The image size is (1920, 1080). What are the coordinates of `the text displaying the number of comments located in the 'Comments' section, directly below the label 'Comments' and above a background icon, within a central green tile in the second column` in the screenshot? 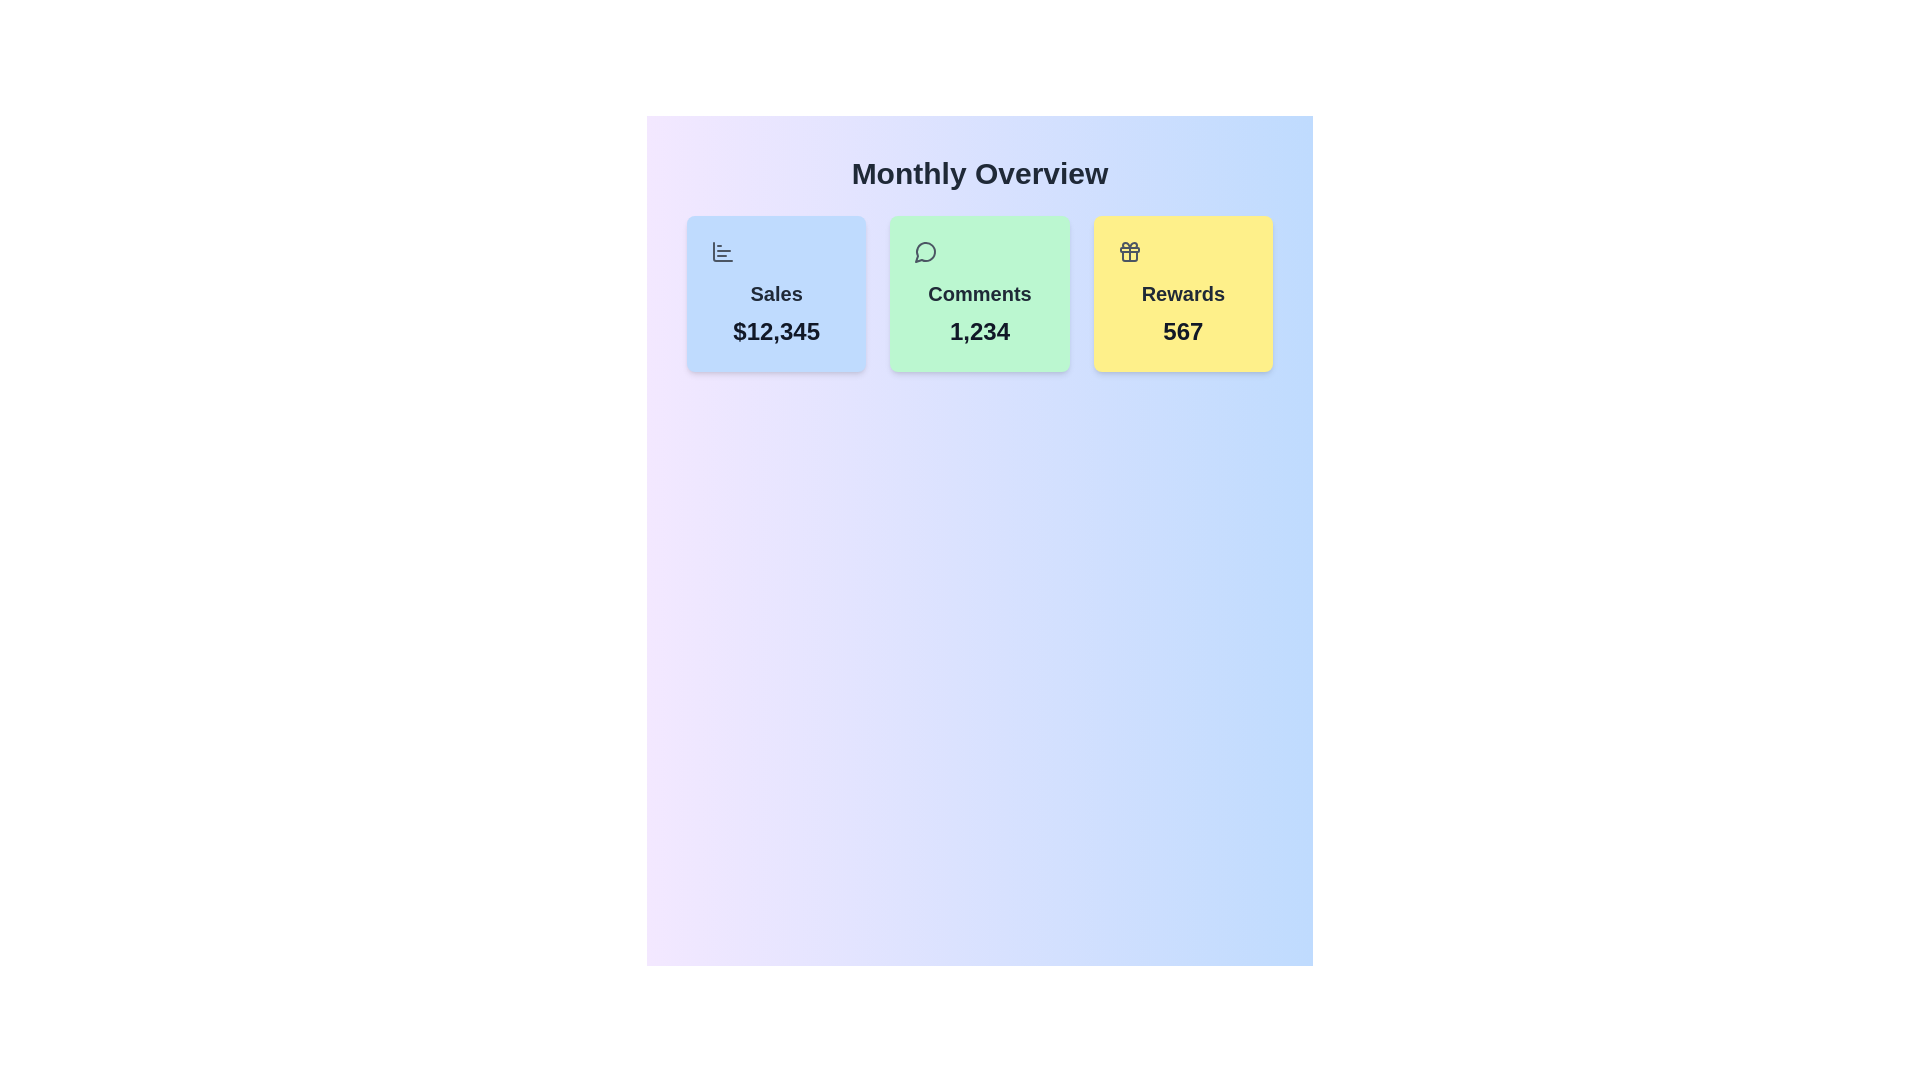 It's located at (979, 330).